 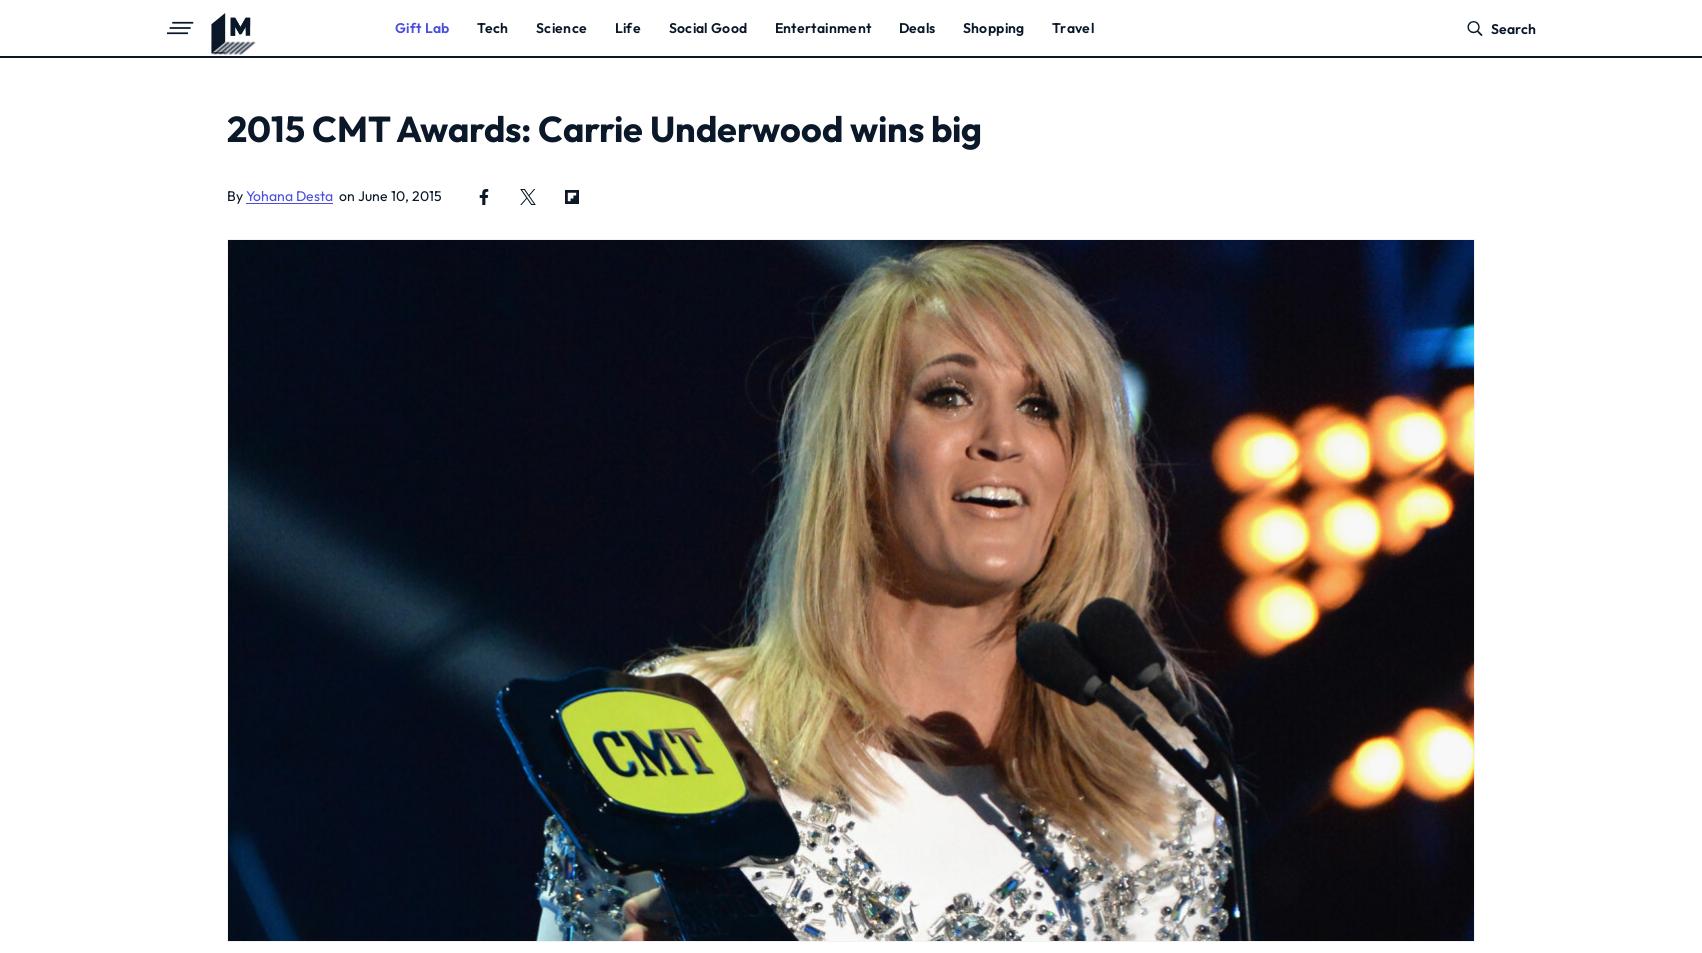 What do you see at coordinates (707, 27) in the screenshot?
I see `'Social Good'` at bounding box center [707, 27].